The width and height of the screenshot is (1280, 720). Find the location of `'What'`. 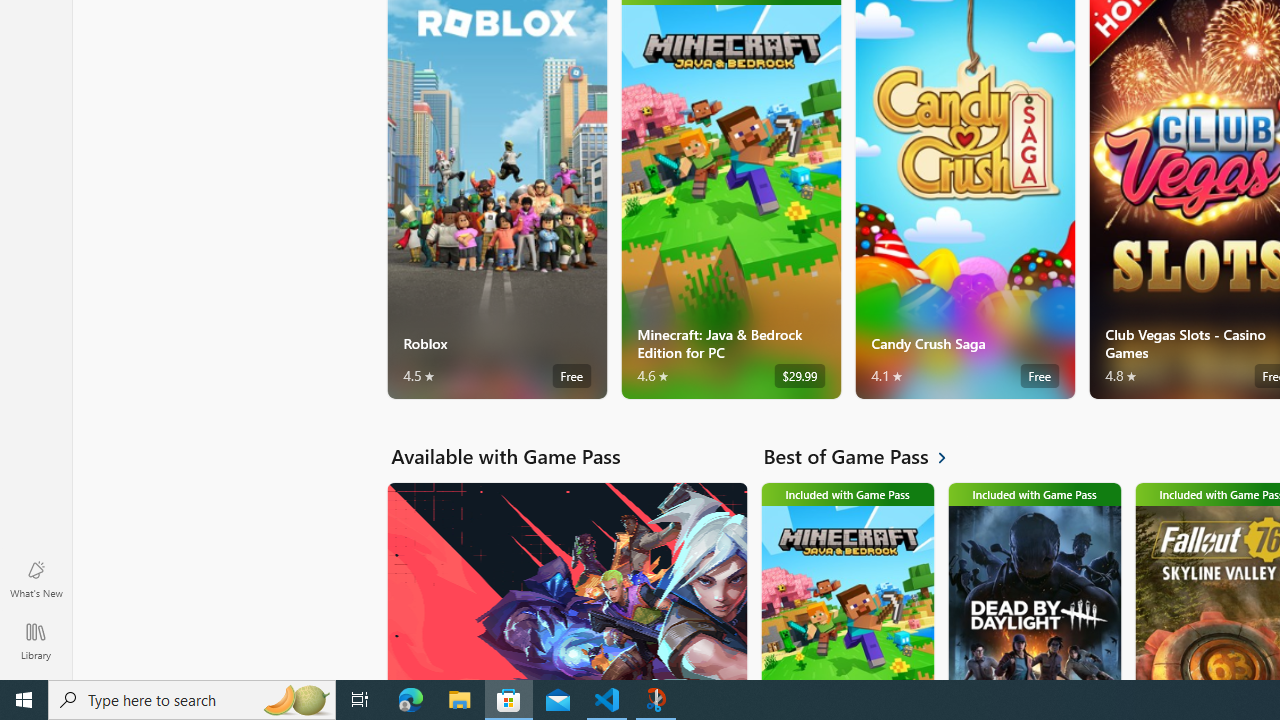

'What' is located at coordinates (35, 578).